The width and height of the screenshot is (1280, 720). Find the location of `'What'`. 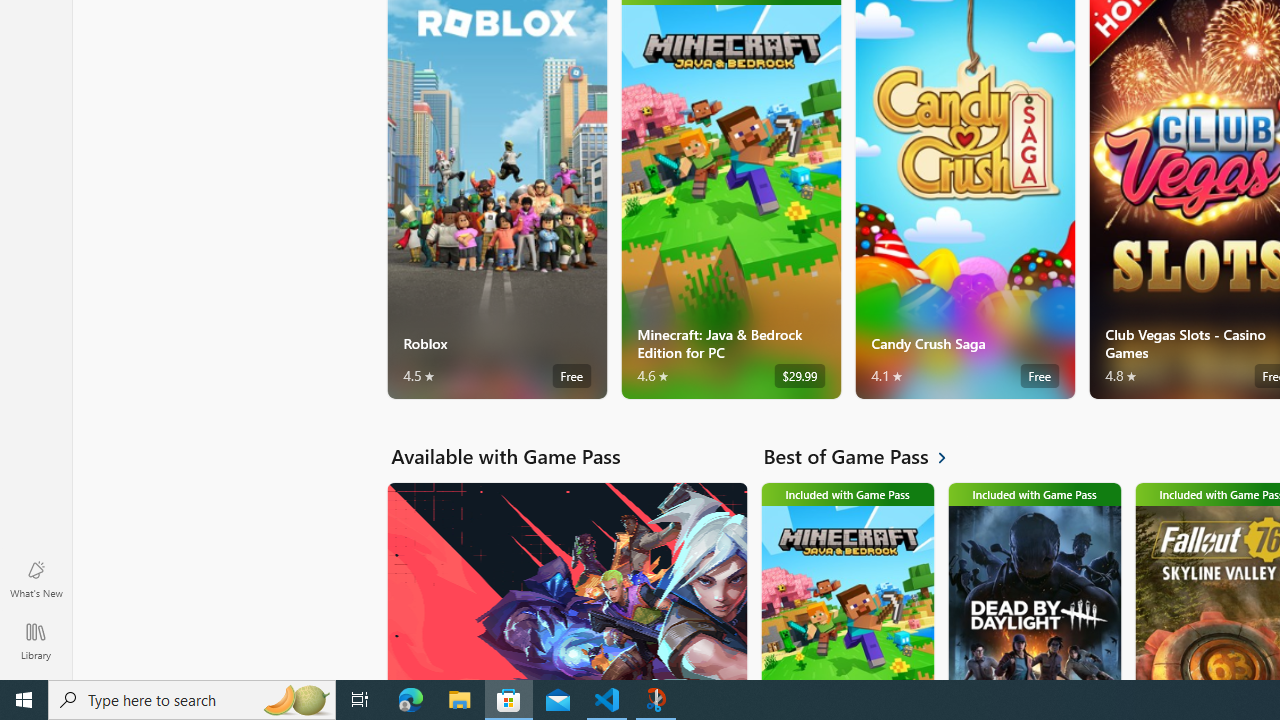

'What' is located at coordinates (35, 578).